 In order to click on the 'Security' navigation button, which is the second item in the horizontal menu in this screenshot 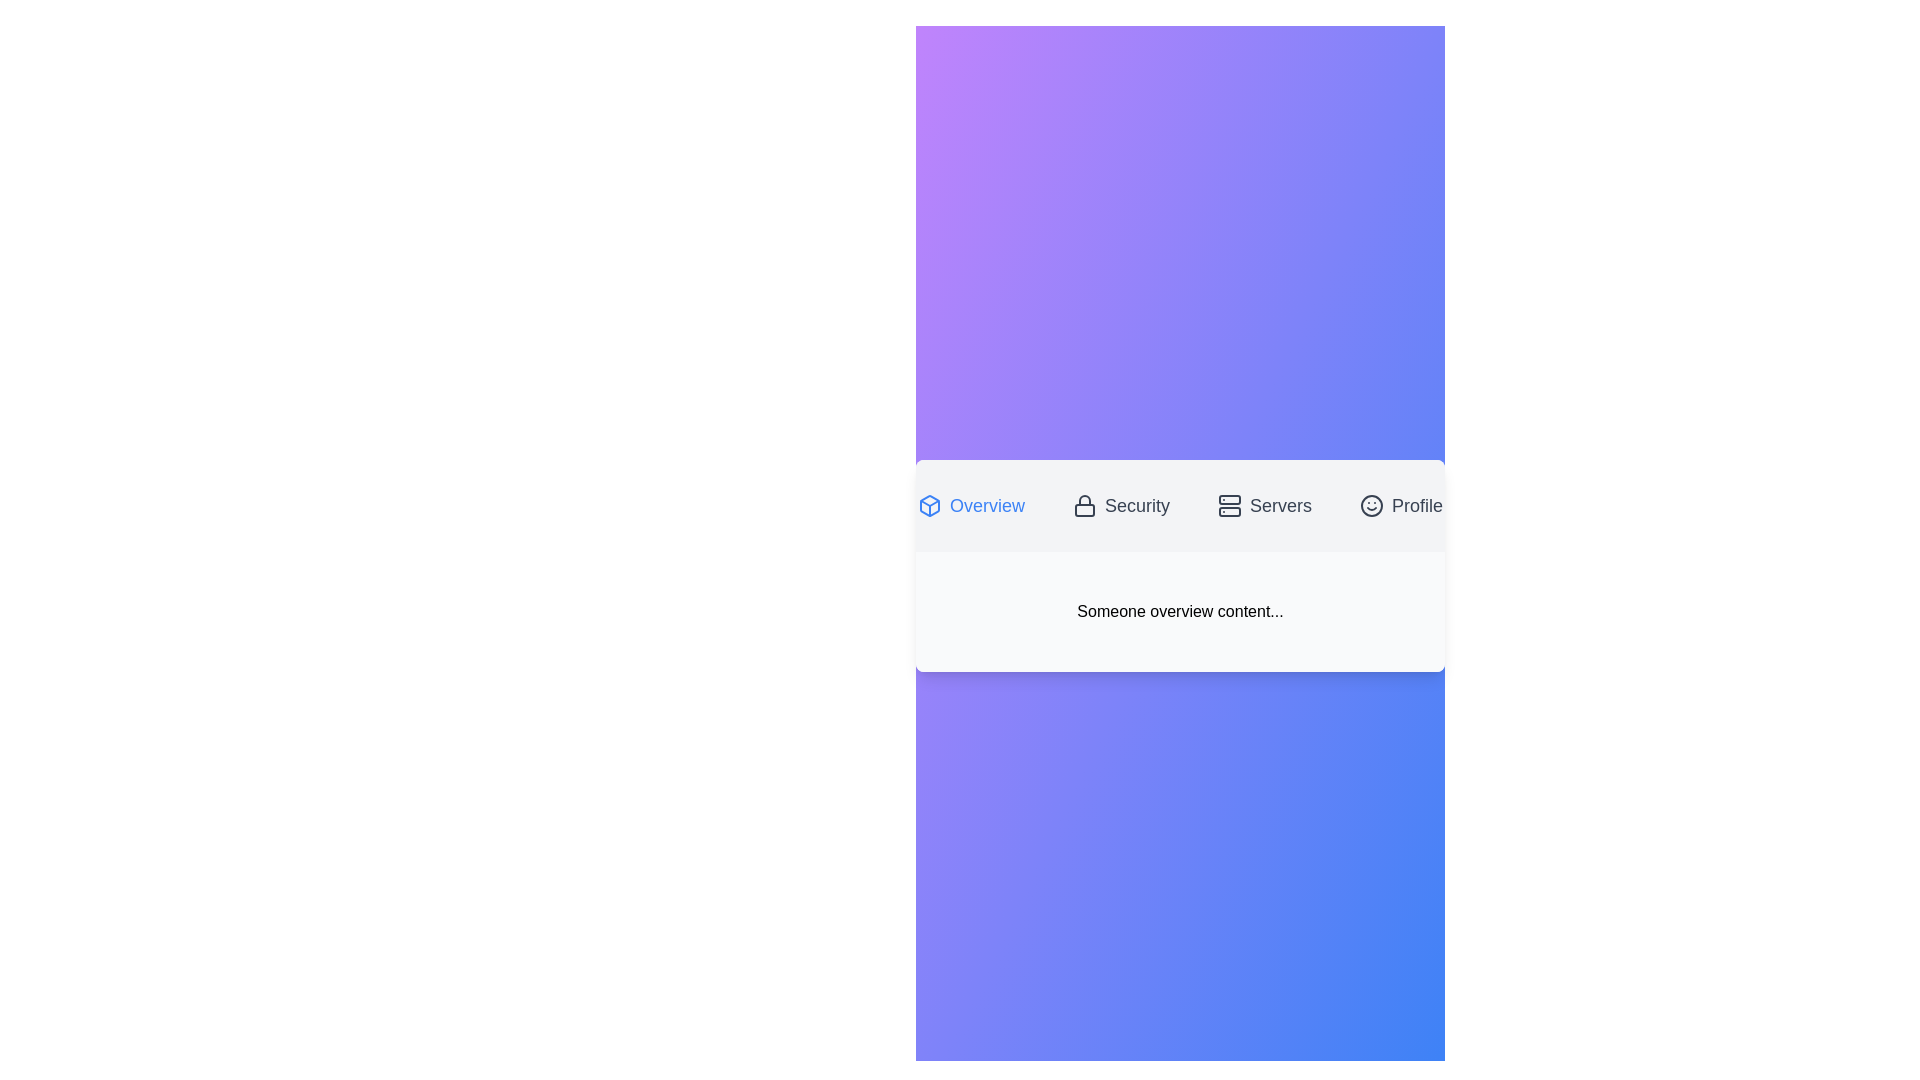, I will do `click(1121, 504)`.